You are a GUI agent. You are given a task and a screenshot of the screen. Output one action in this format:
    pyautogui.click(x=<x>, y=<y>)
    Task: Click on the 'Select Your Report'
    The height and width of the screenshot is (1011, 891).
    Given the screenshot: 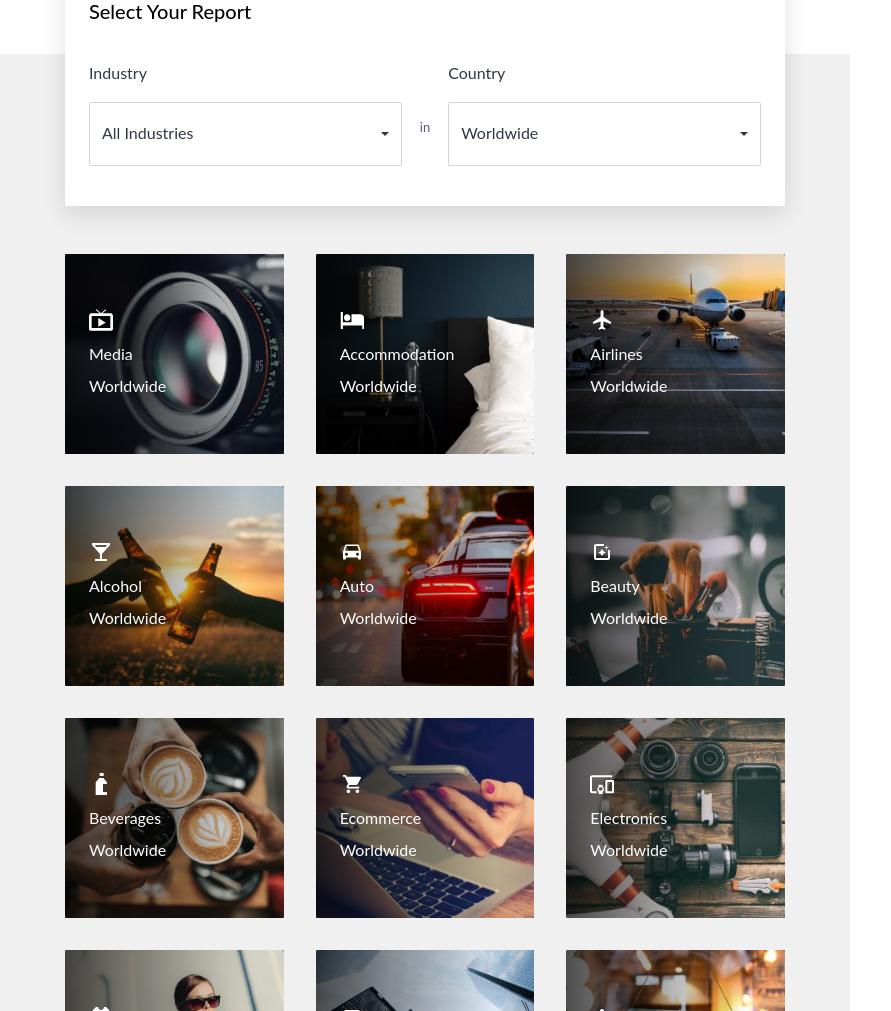 What is the action you would take?
    pyautogui.click(x=169, y=12)
    